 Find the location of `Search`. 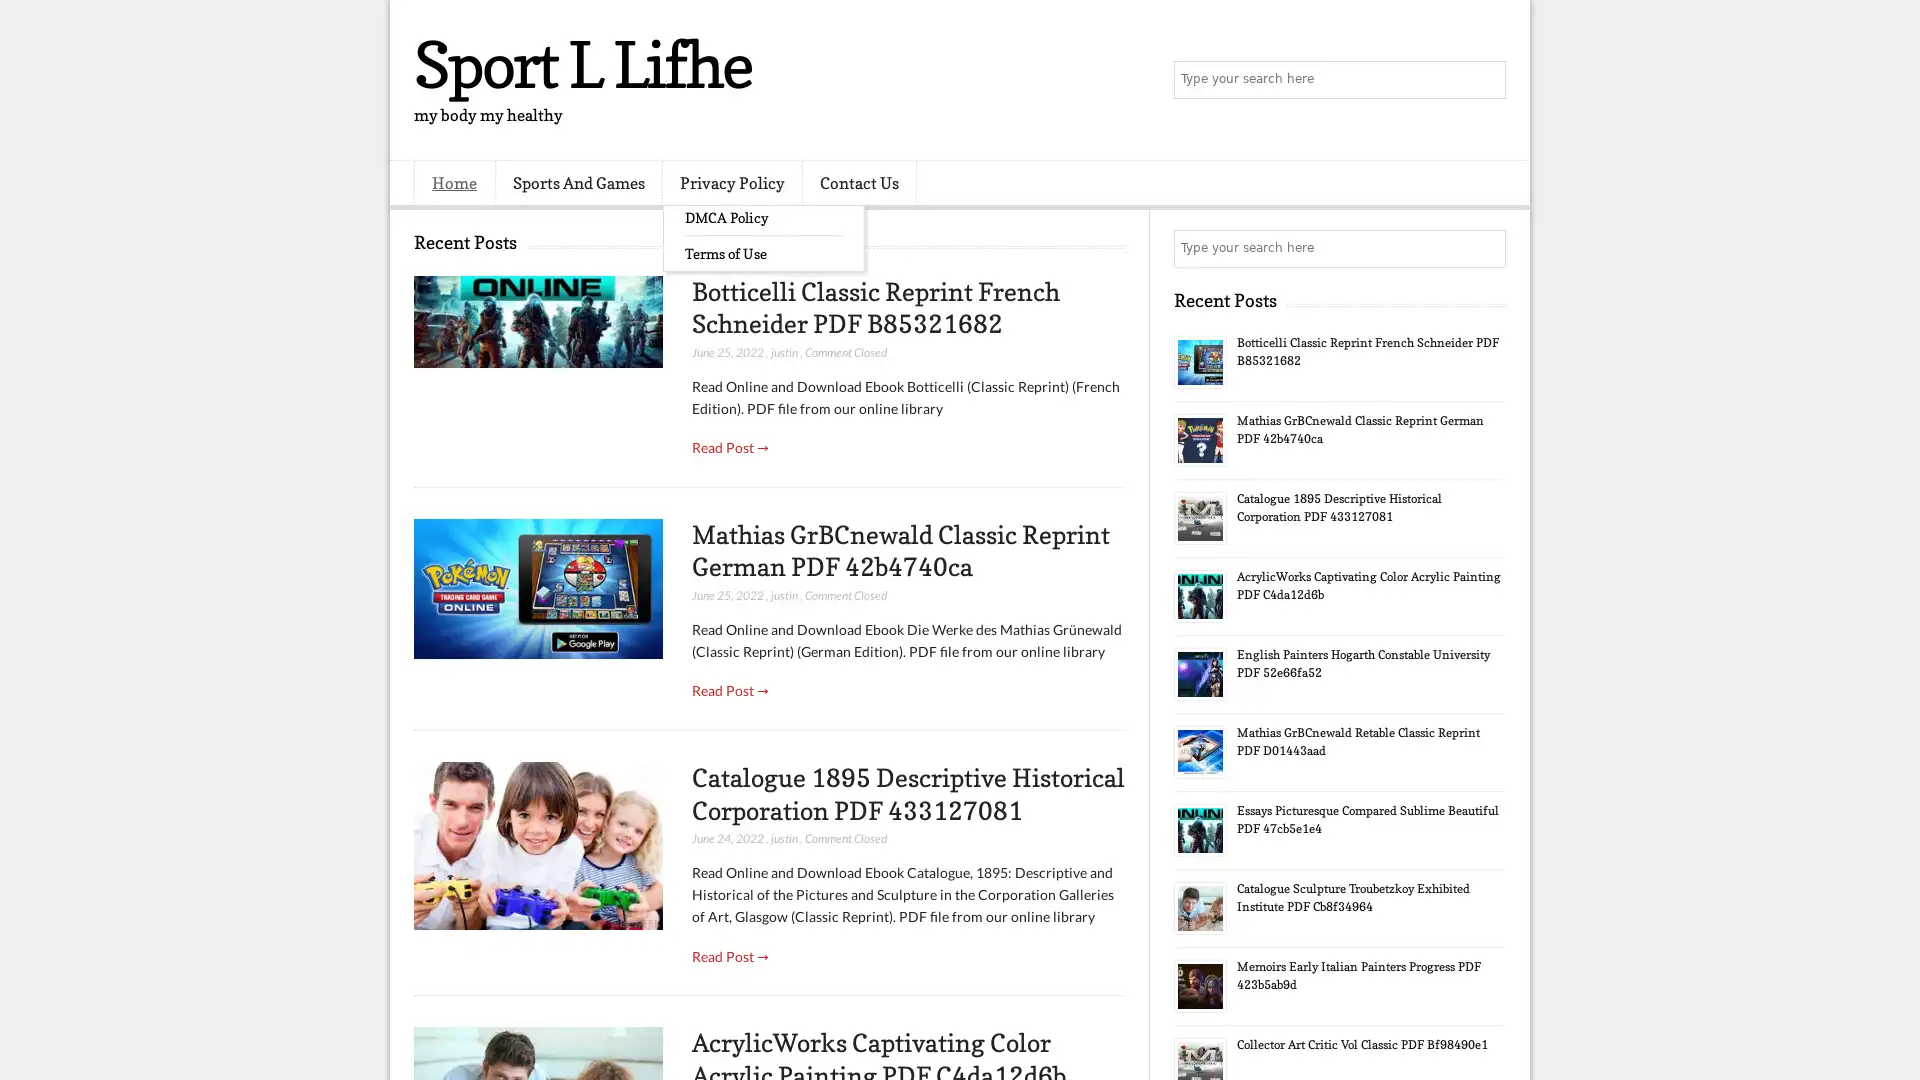

Search is located at coordinates (1485, 248).